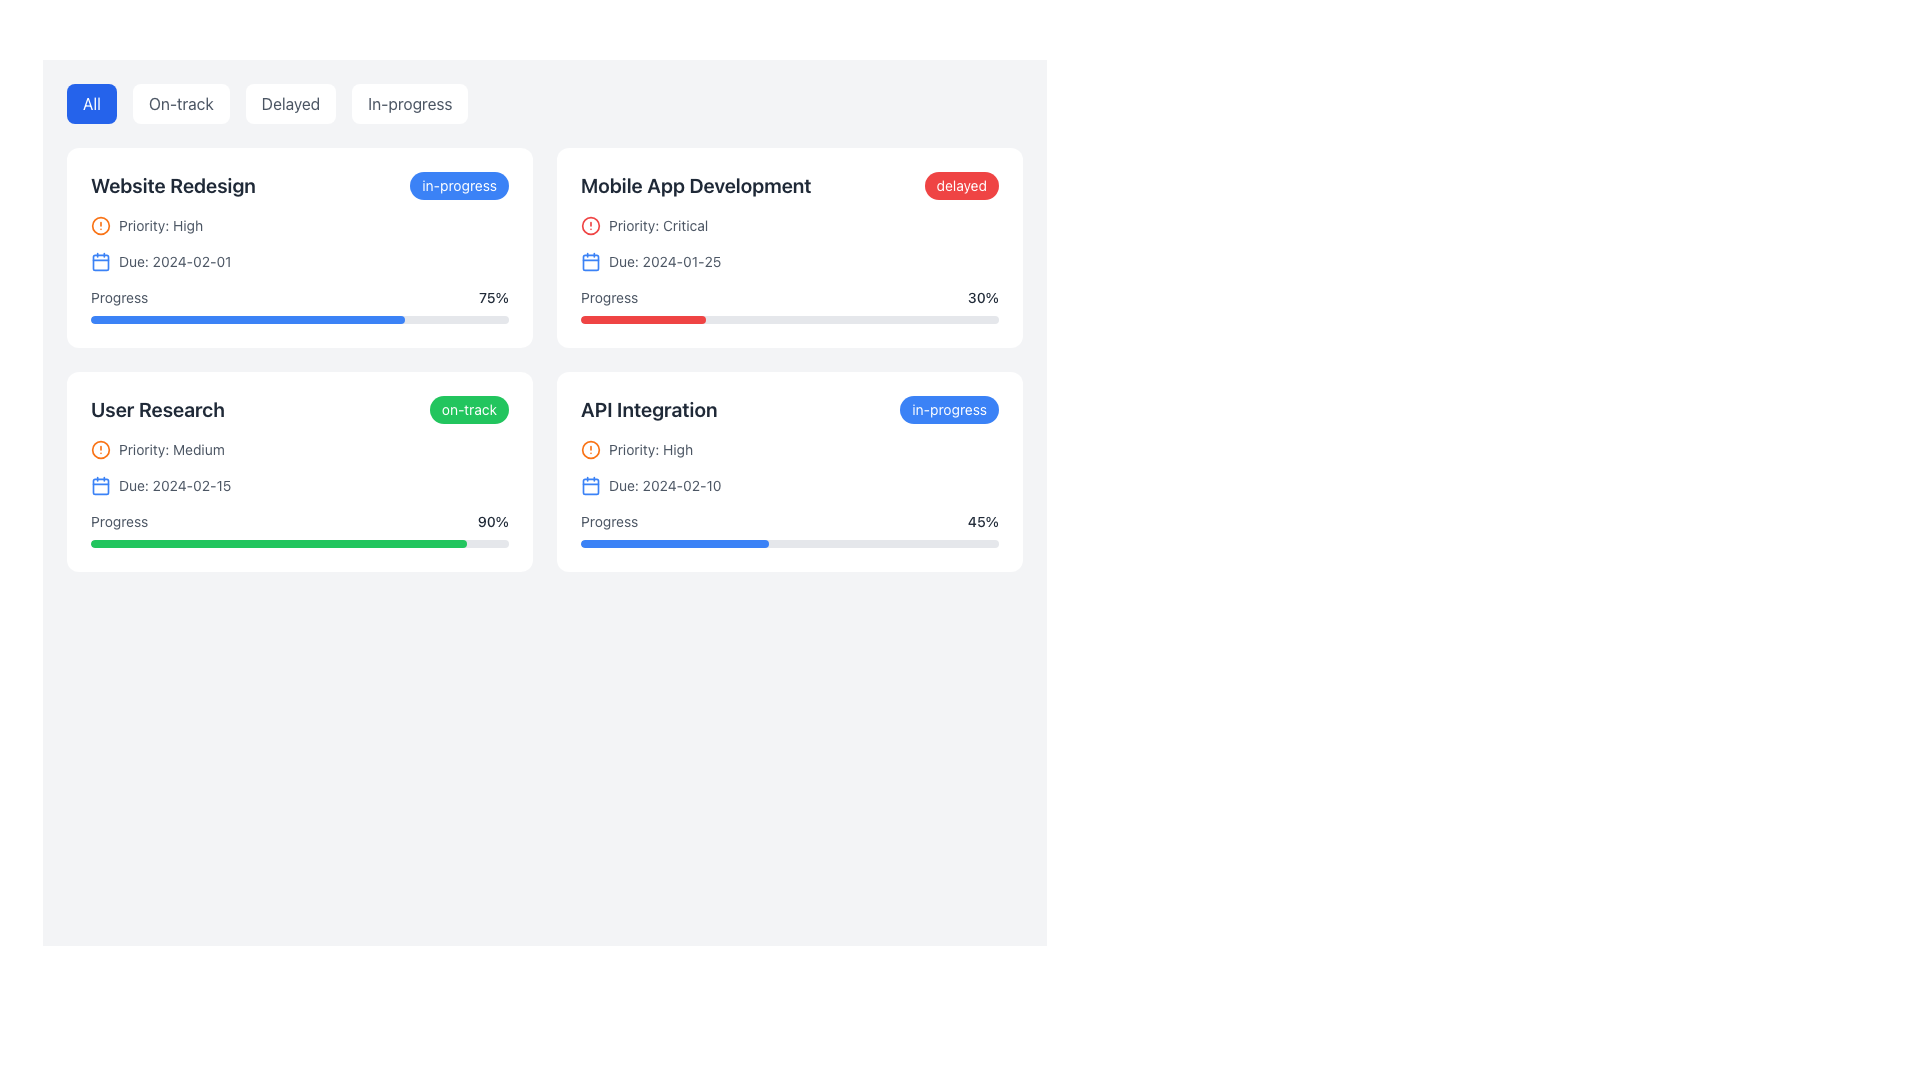  What do you see at coordinates (298, 270) in the screenshot?
I see `detailed information about task's priority, due date, and progress in the second section of the 'Website Redesign' card` at bounding box center [298, 270].